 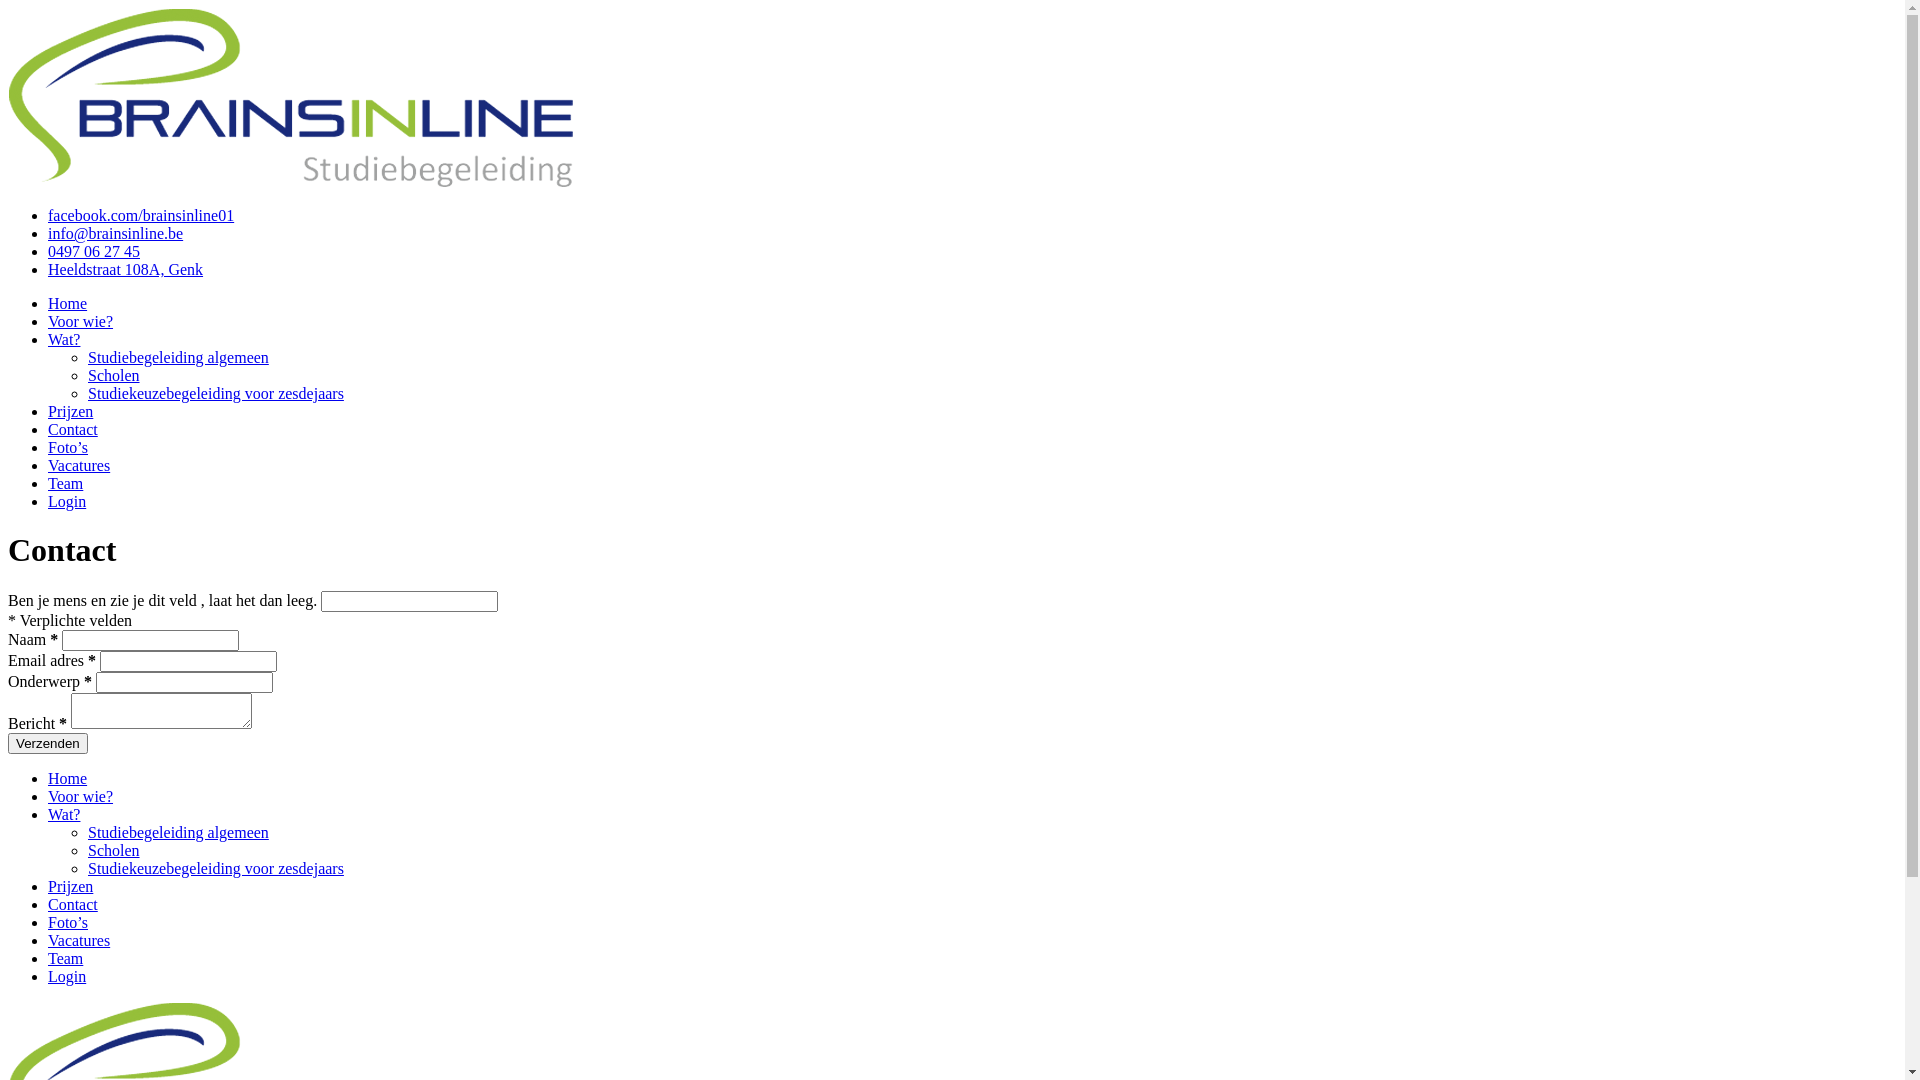 I want to click on 'Home', so click(x=67, y=303).